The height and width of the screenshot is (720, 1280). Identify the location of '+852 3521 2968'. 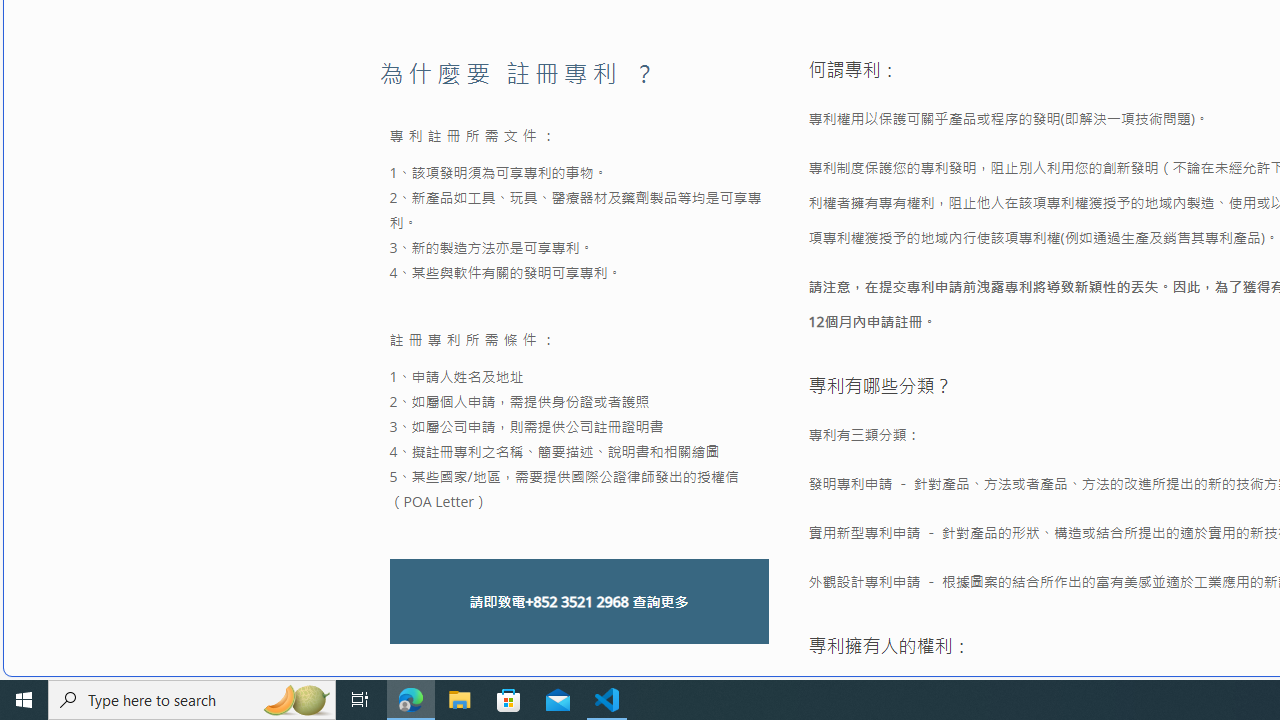
(575, 600).